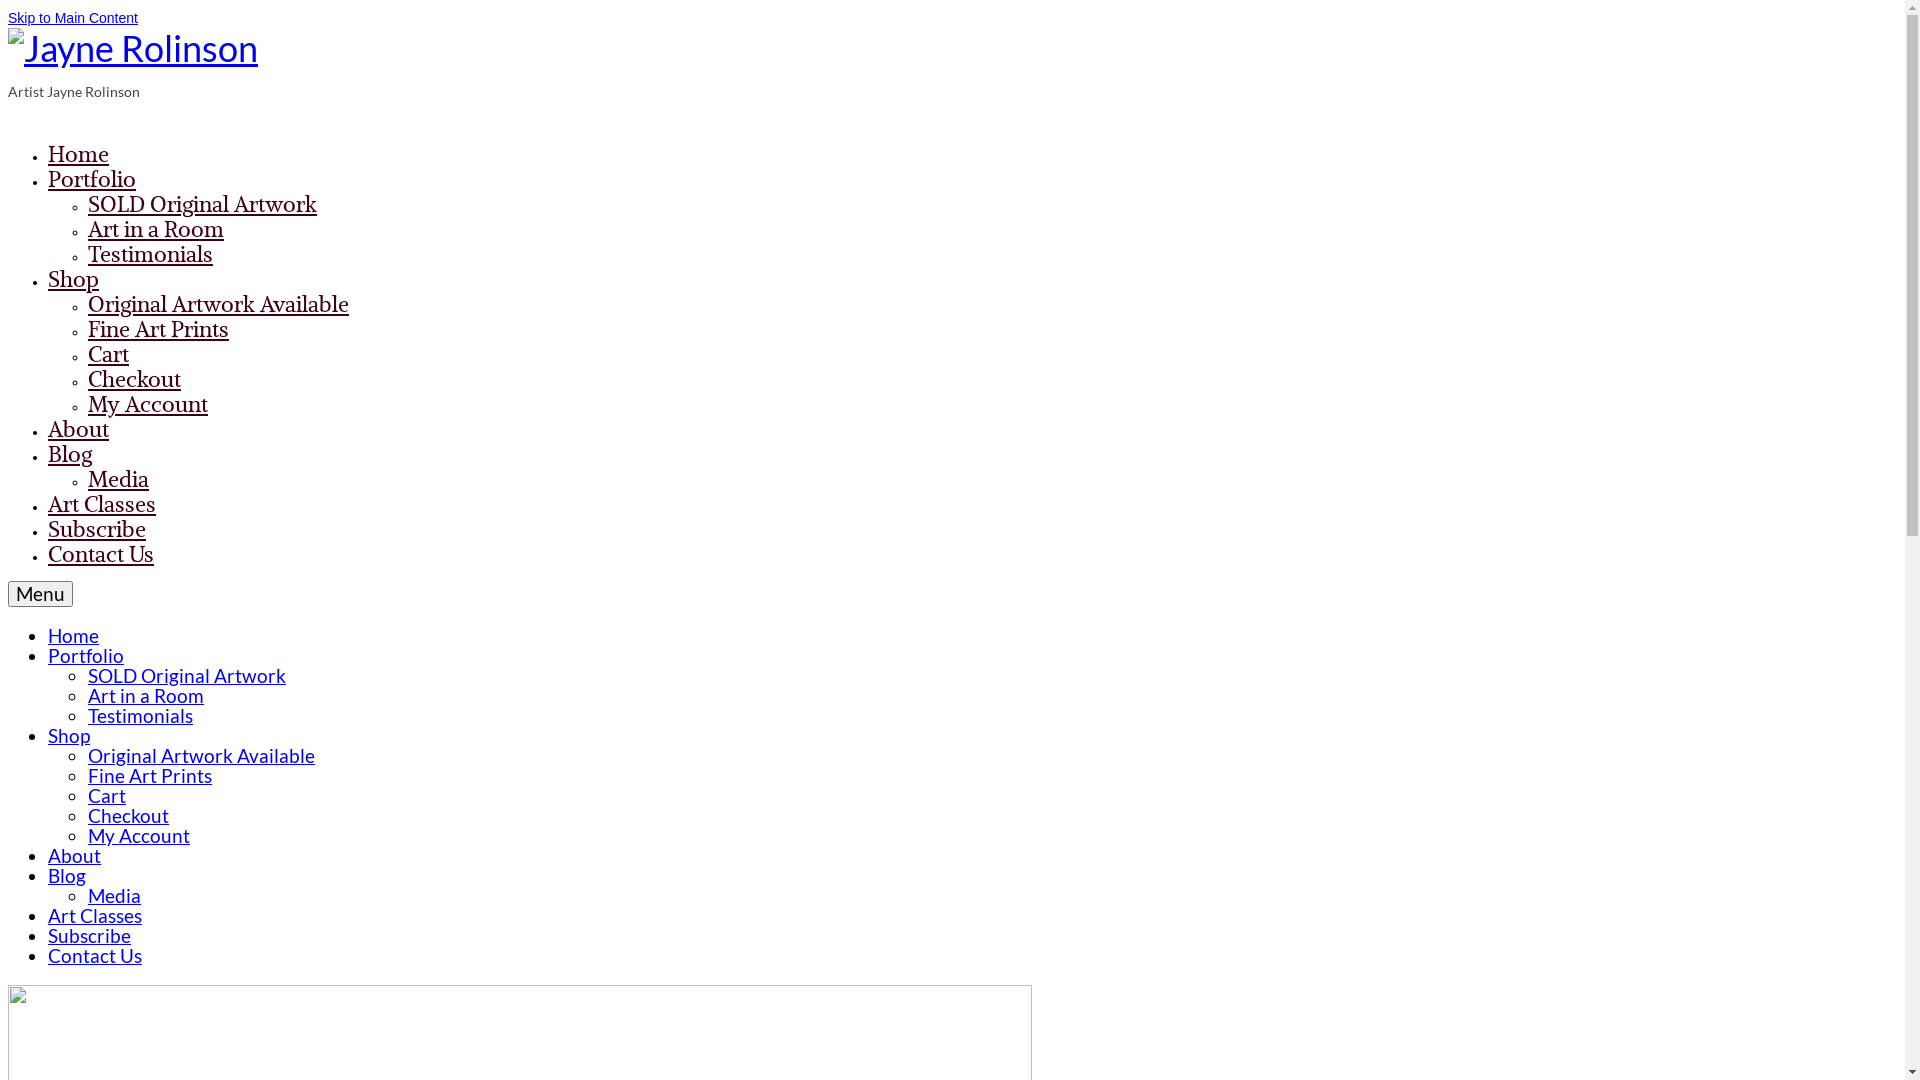 The width and height of the screenshot is (1920, 1080). Describe the element at coordinates (68, 735) in the screenshot. I see `'Shop'` at that location.